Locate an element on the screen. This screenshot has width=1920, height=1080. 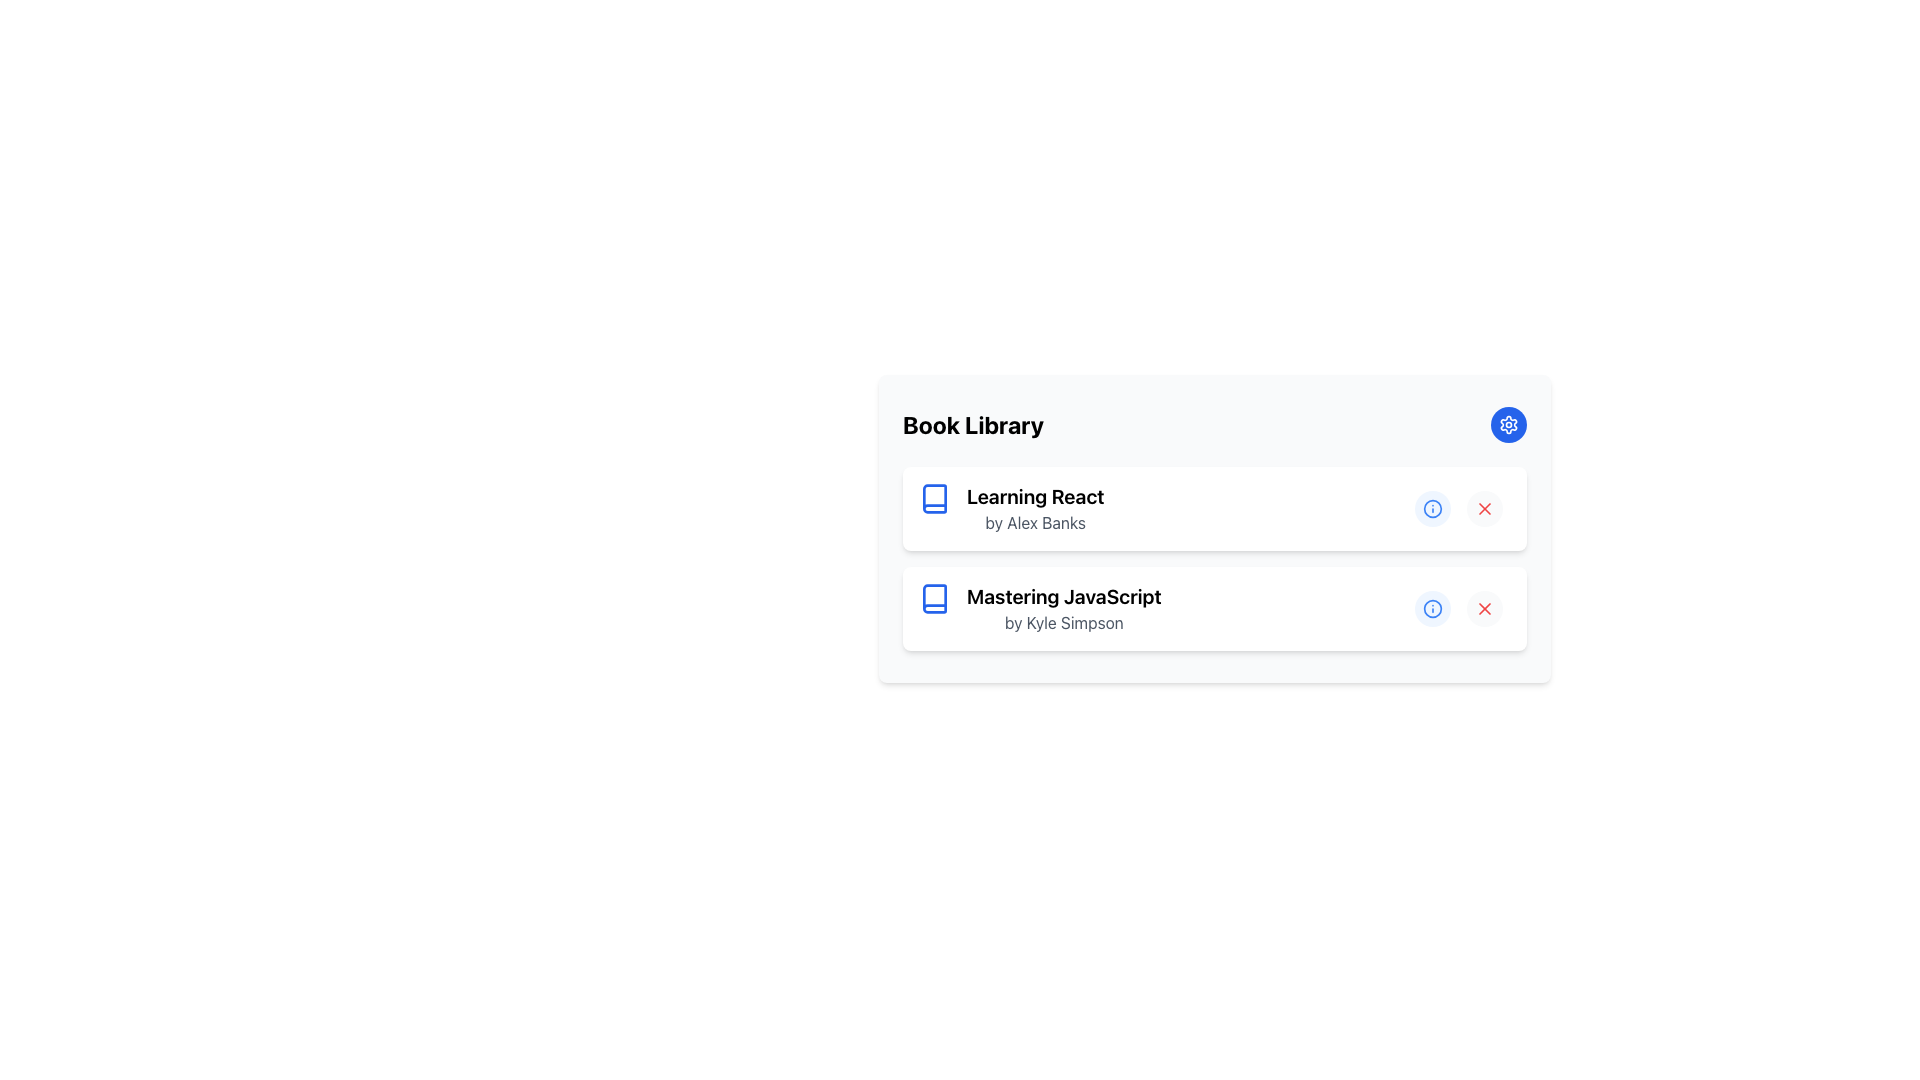
the 'Book Library' text display, which is a bold, large heading located in the top-left corner of its section, above a list of books is located at coordinates (973, 423).